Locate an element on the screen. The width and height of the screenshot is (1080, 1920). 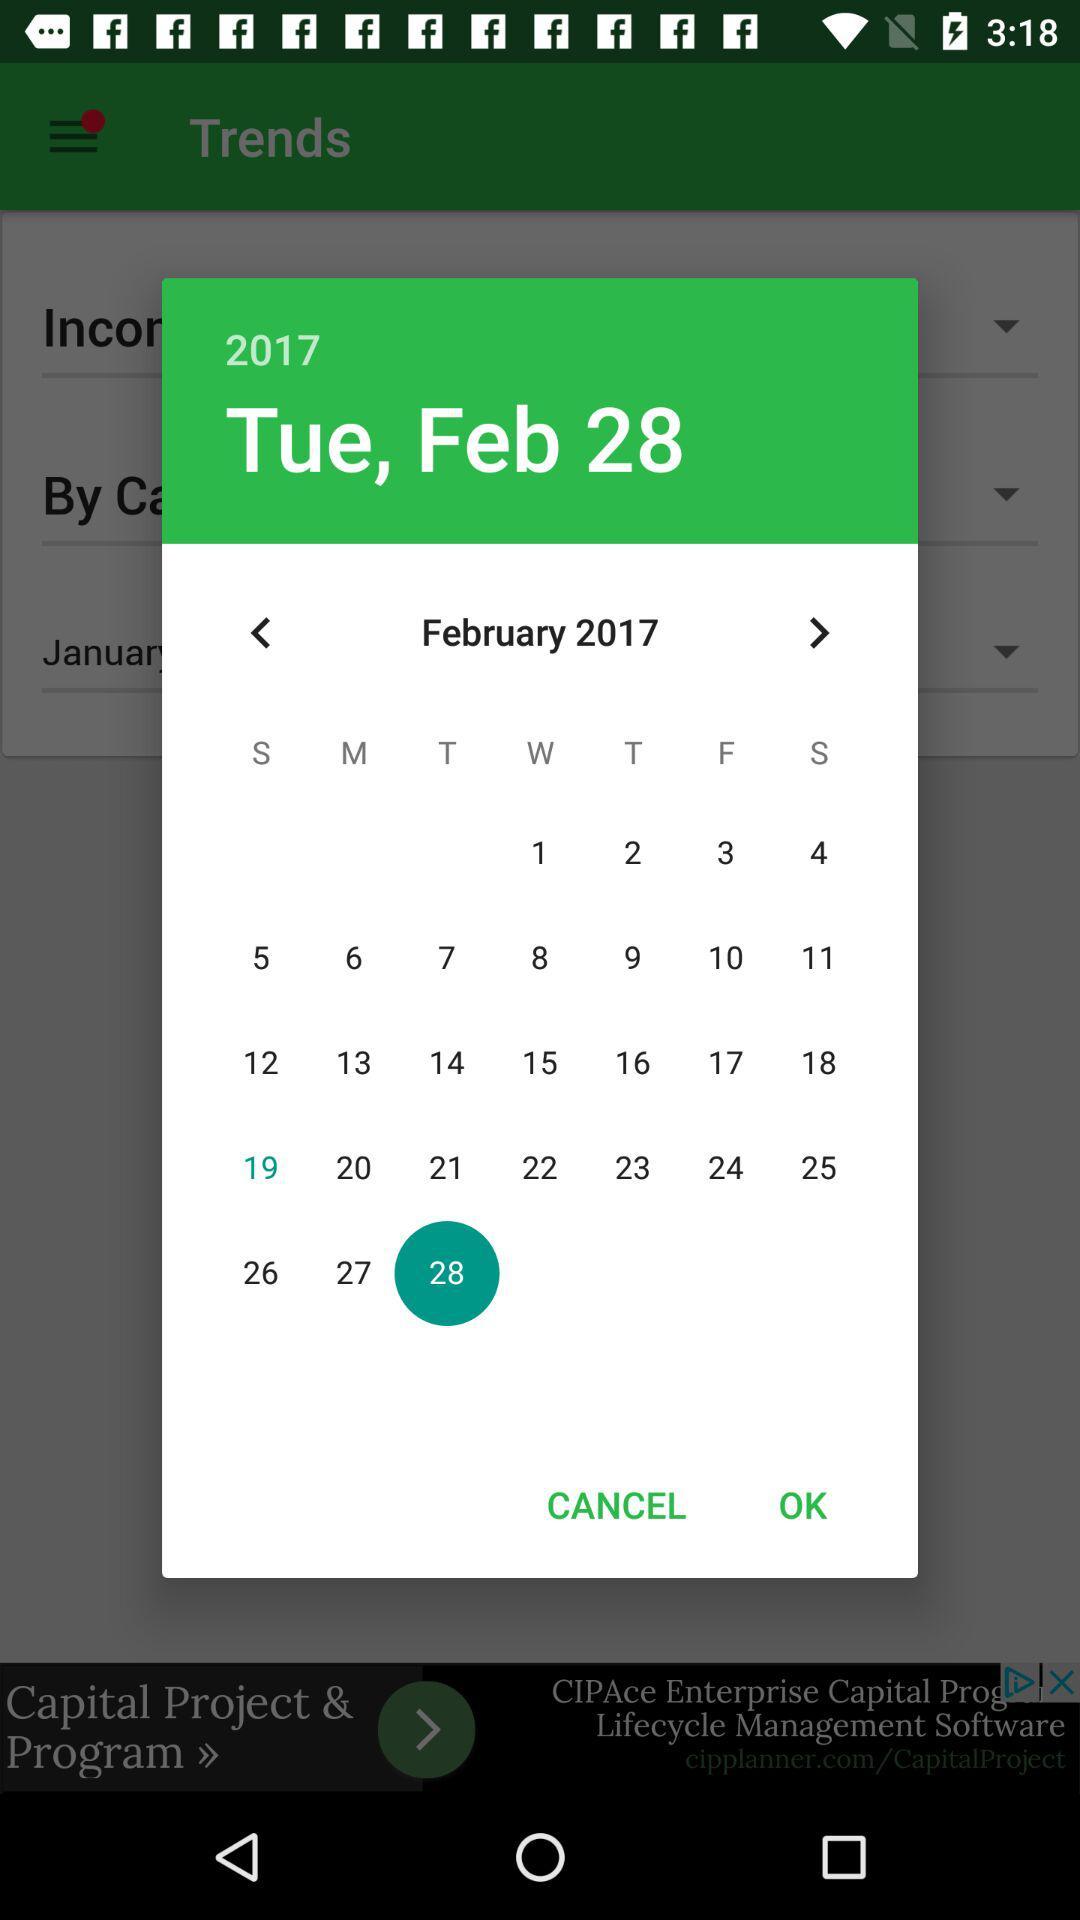
ok icon is located at coordinates (801, 1504).